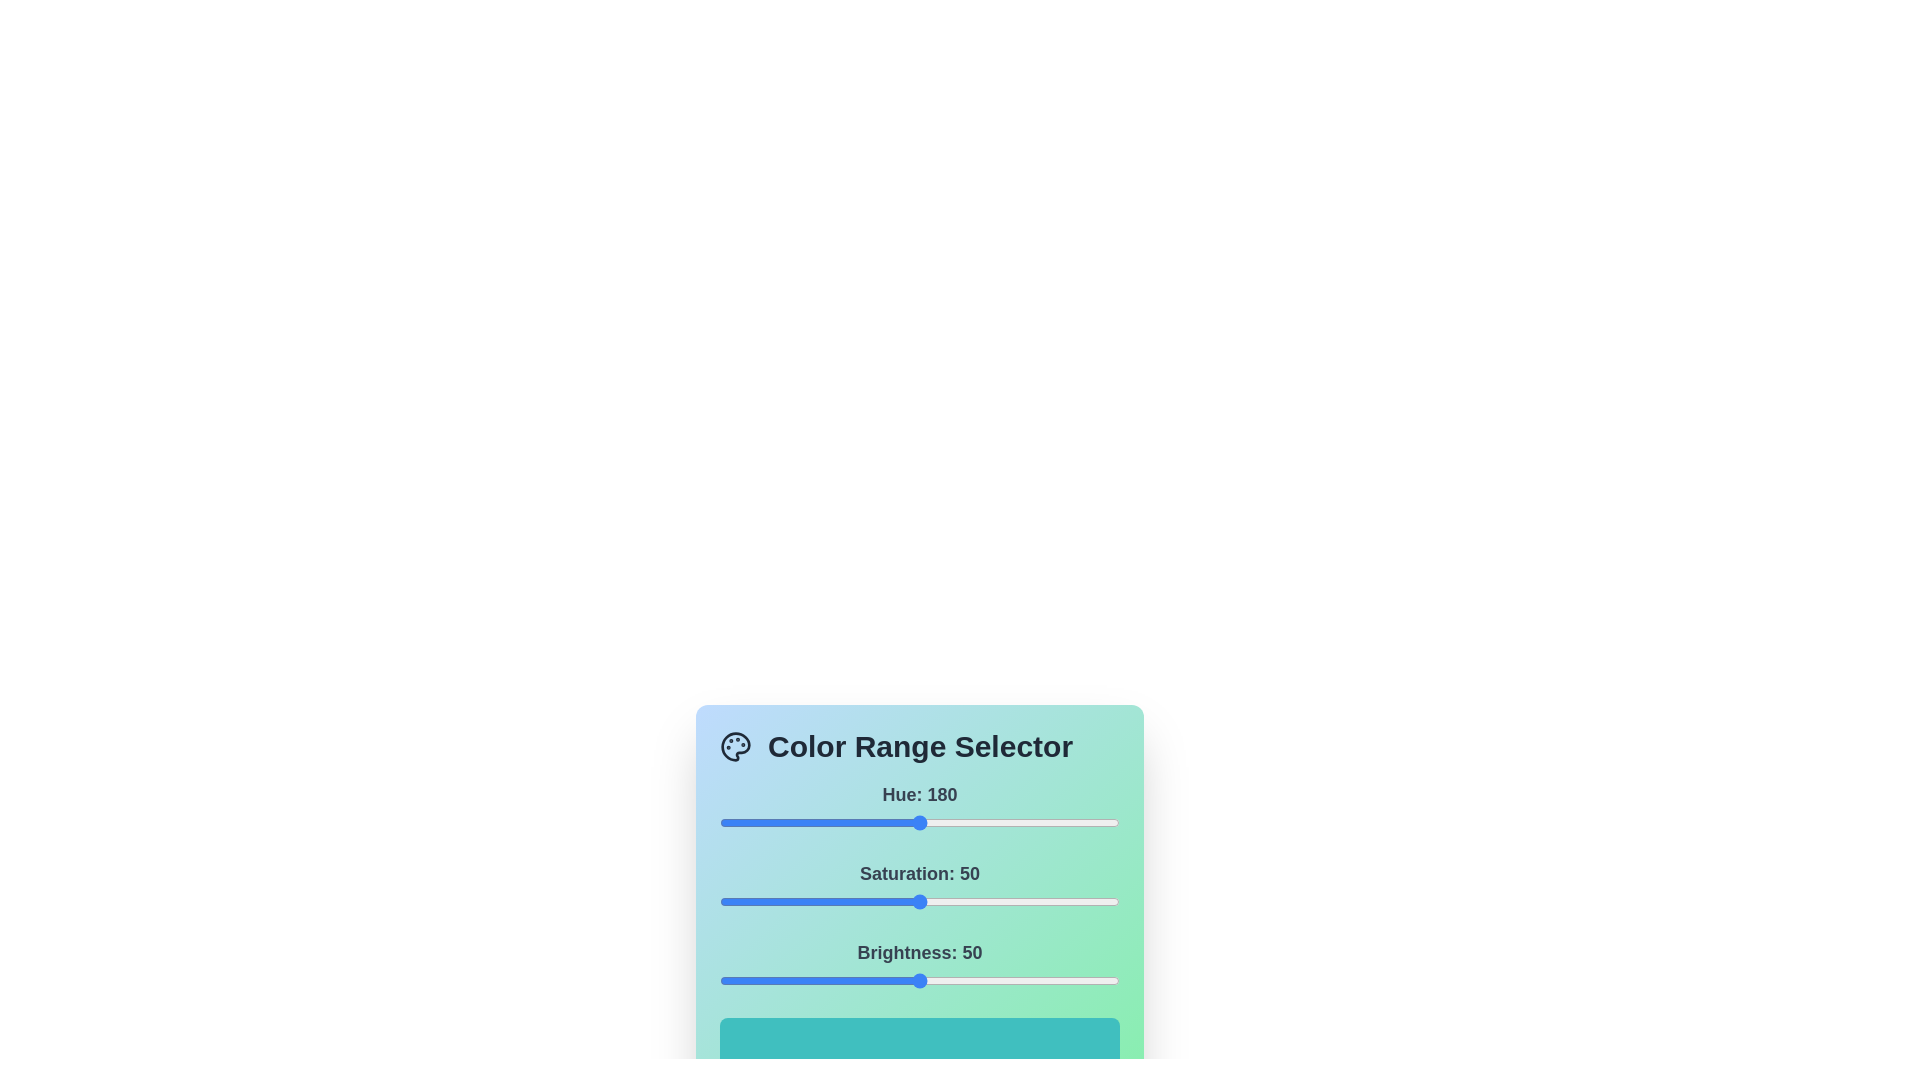 This screenshot has height=1080, width=1920. I want to click on the 0 slider to 27, so click(748, 822).